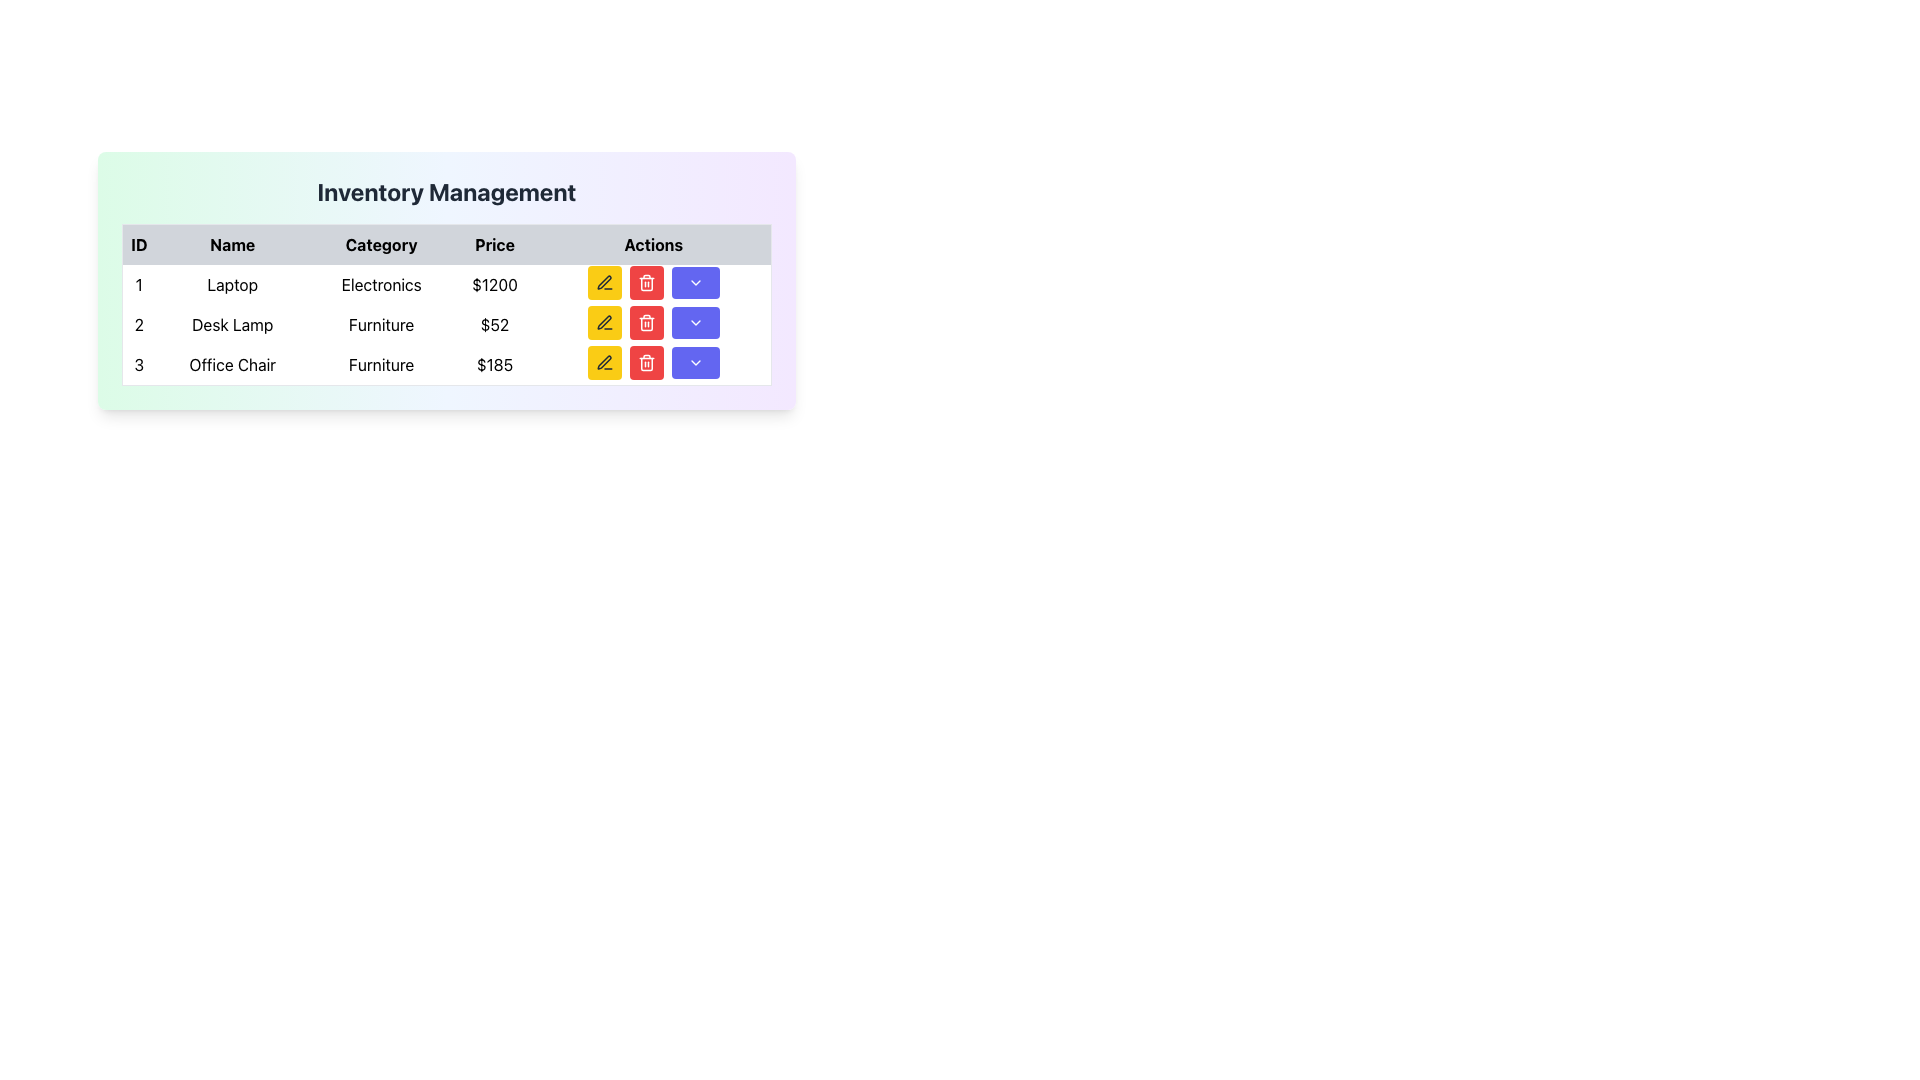 The height and width of the screenshot is (1080, 1920). Describe the element at coordinates (494, 285) in the screenshot. I see `the static text element displaying the price '$1200' in the 'Price' column of the first row in the table` at that location.